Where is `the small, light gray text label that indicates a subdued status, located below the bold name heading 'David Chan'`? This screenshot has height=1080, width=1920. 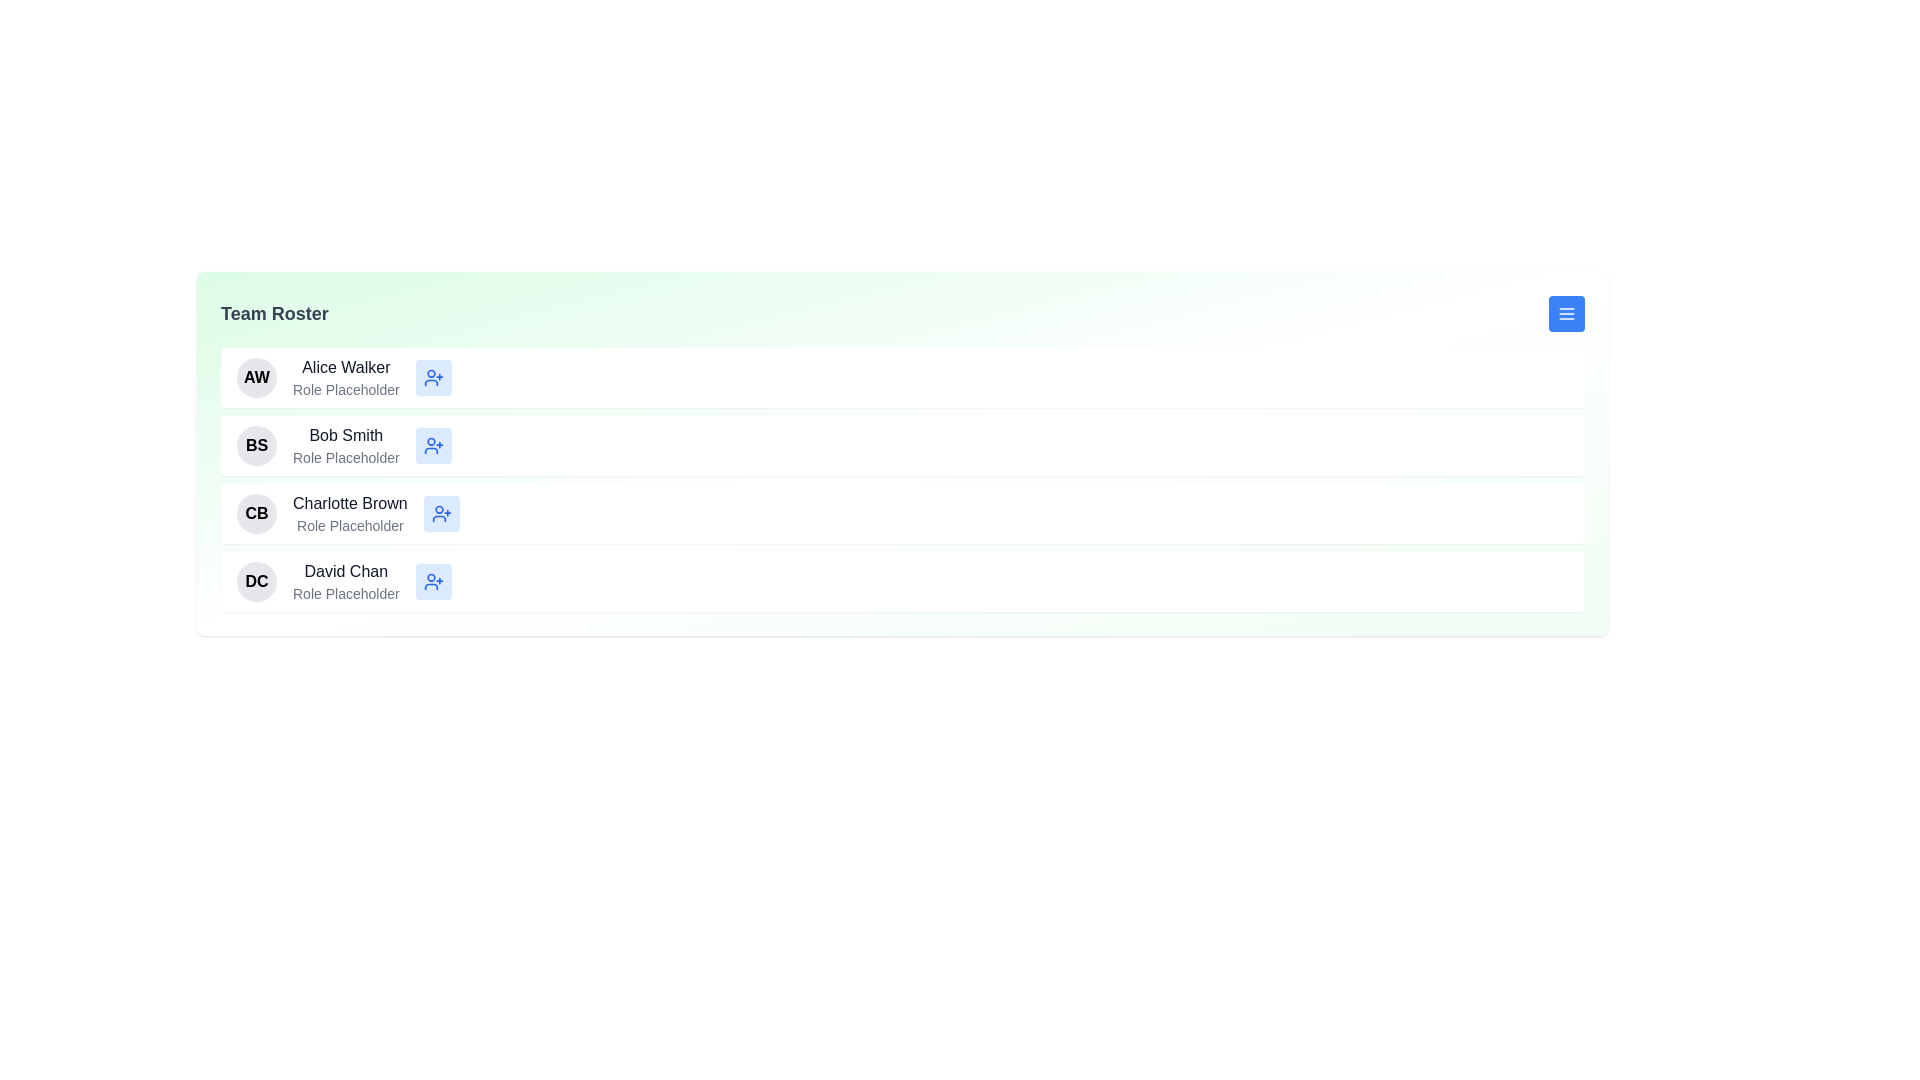 the small, light gray text label that indicates a subdued status, located below the bold name heading 'David Chan' is located at coordinates (346, 593).